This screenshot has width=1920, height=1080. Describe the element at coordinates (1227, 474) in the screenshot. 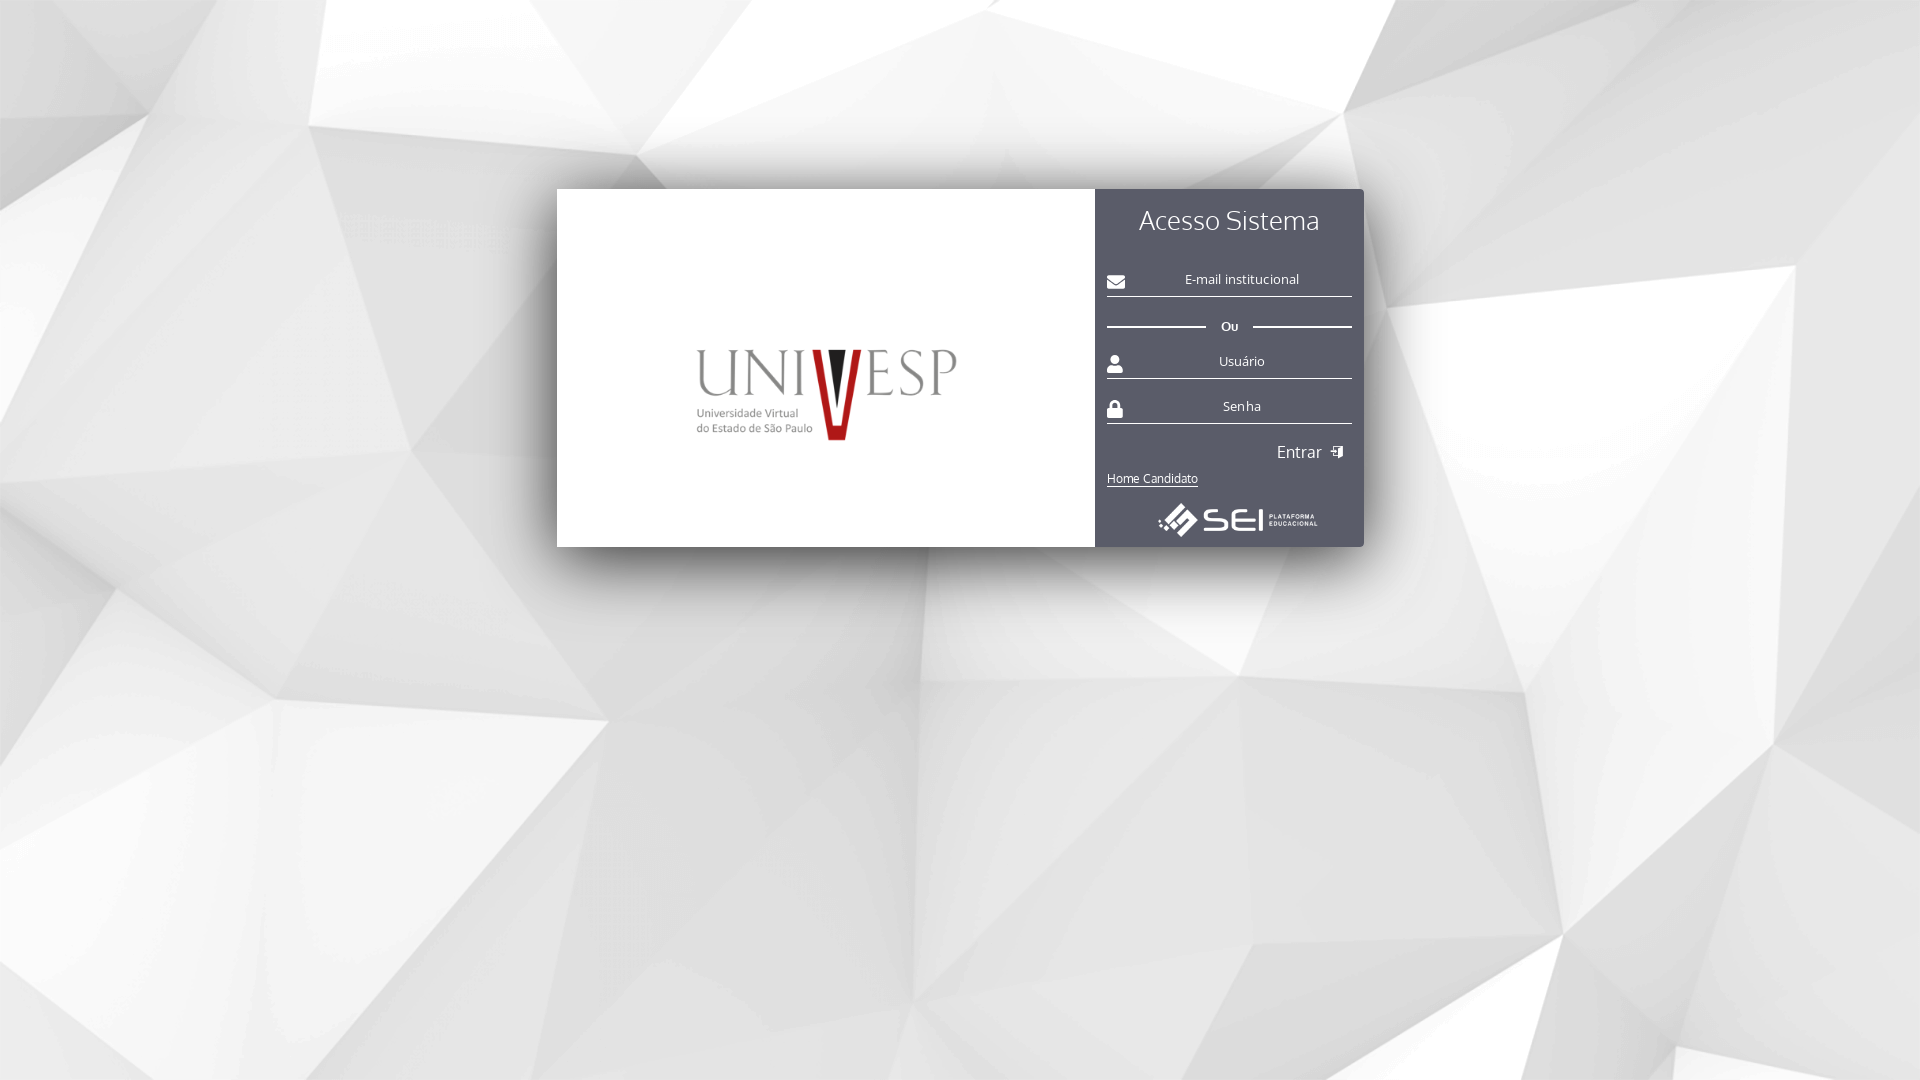

I see `'Home Candidato'` at that location.